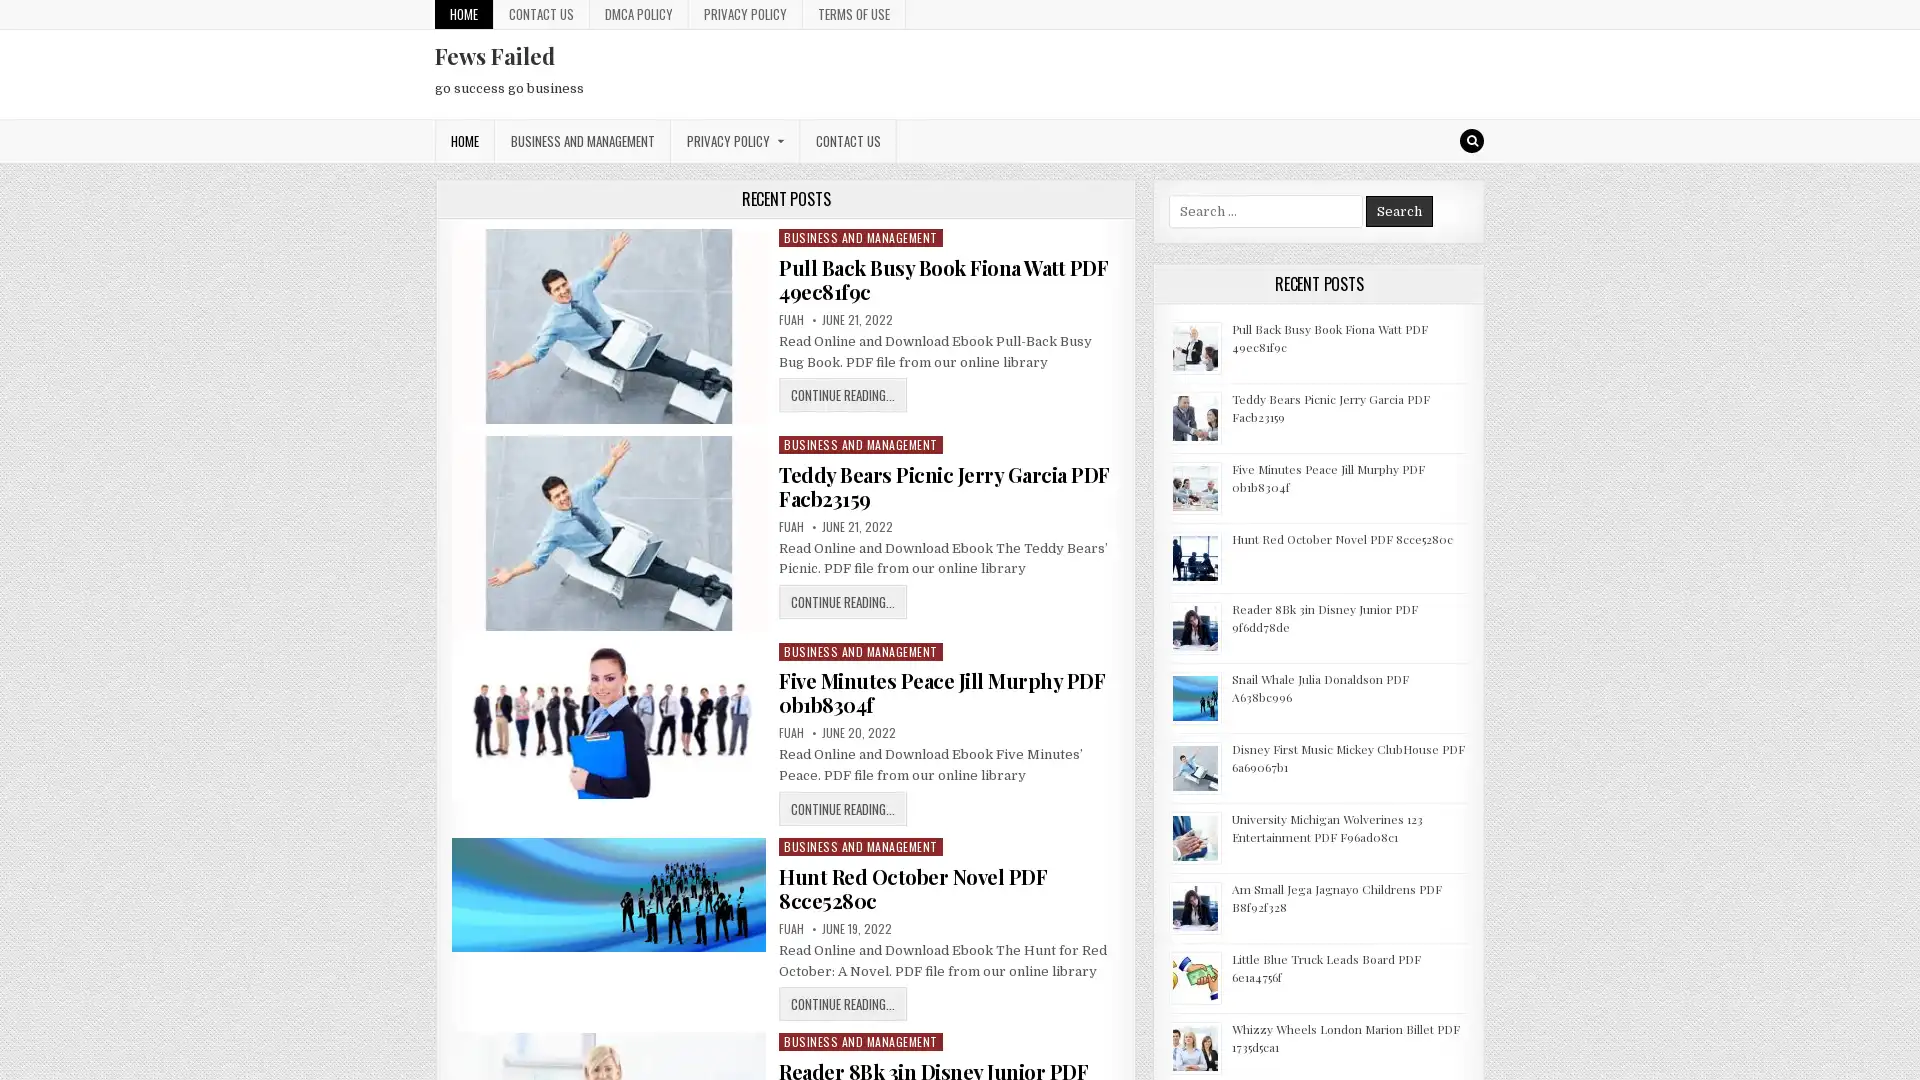 The height and width of the screenshot is (1080, 1920). I want to click on Search, so click(1398, 211).